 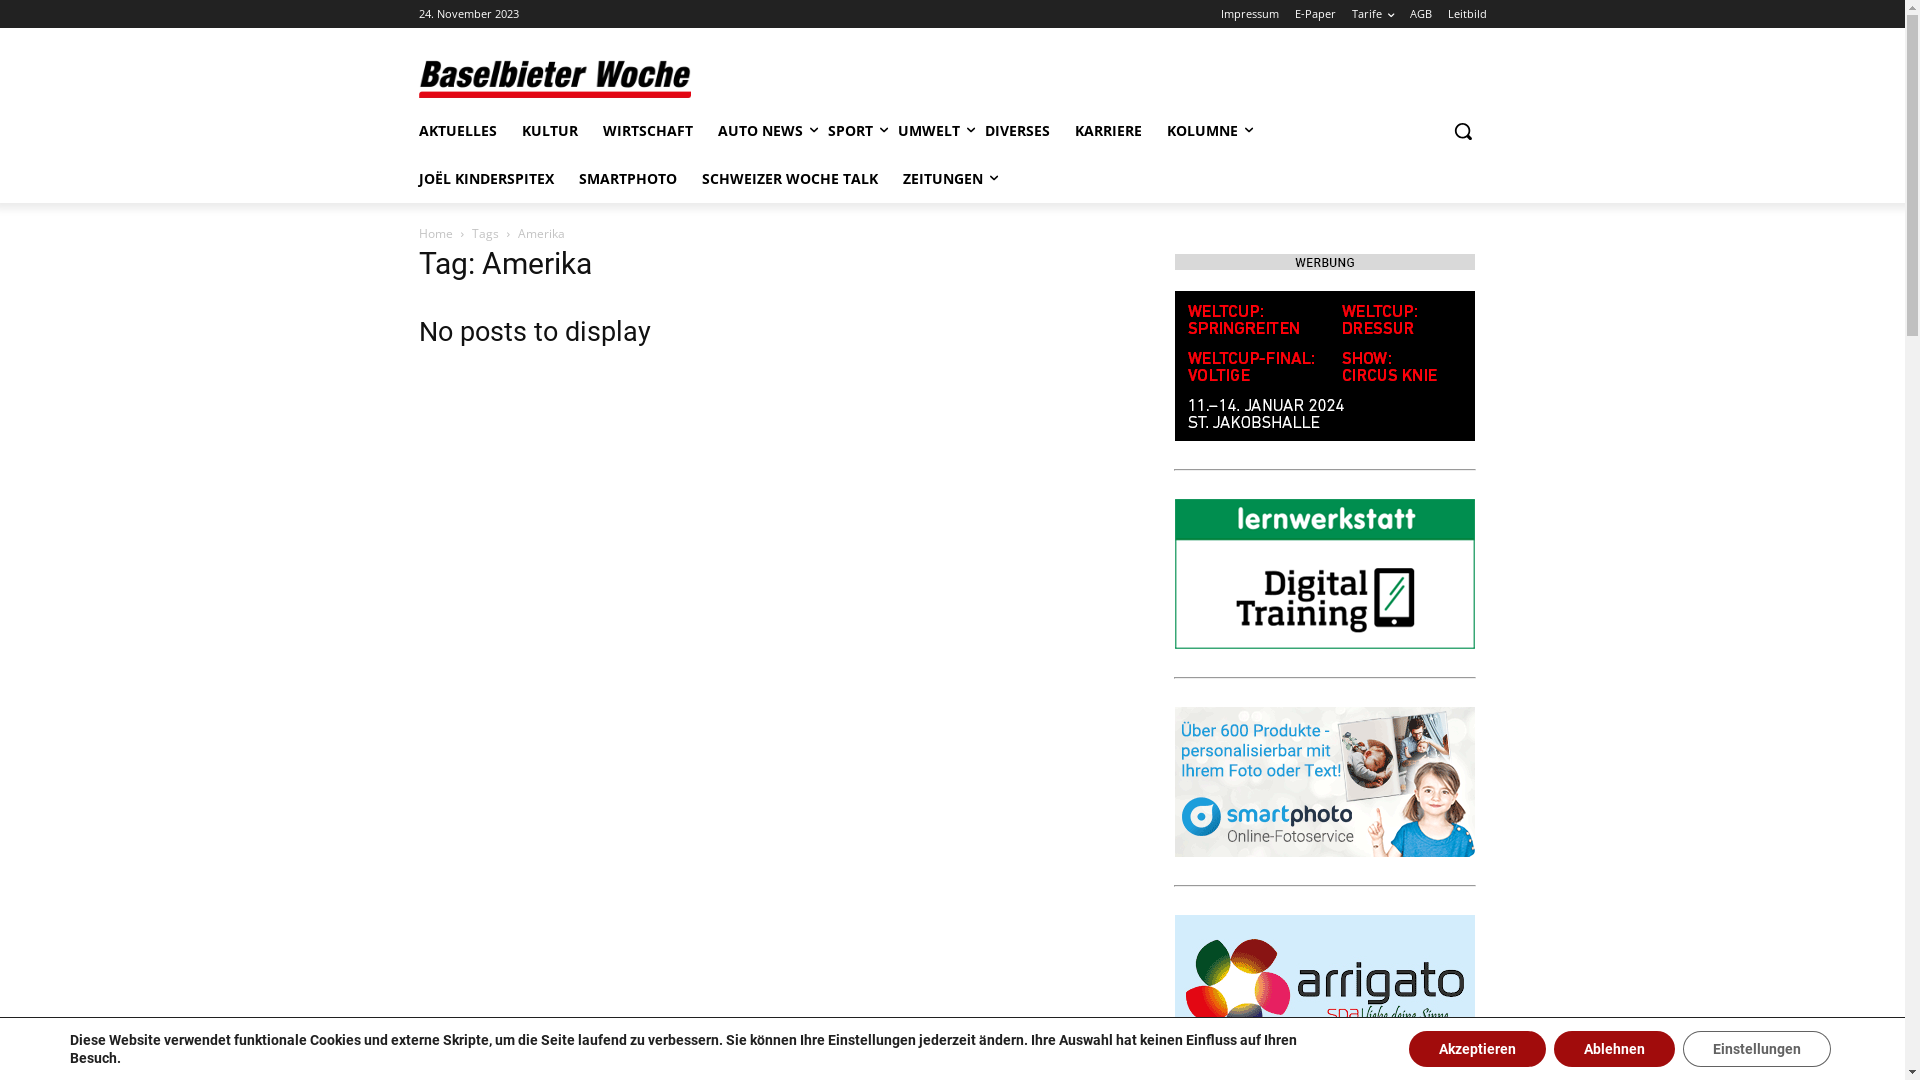 What do you see at coordinates (550, 131) in the screenshot?
I see `'KULTUR'` at bounding box center [550, 131].